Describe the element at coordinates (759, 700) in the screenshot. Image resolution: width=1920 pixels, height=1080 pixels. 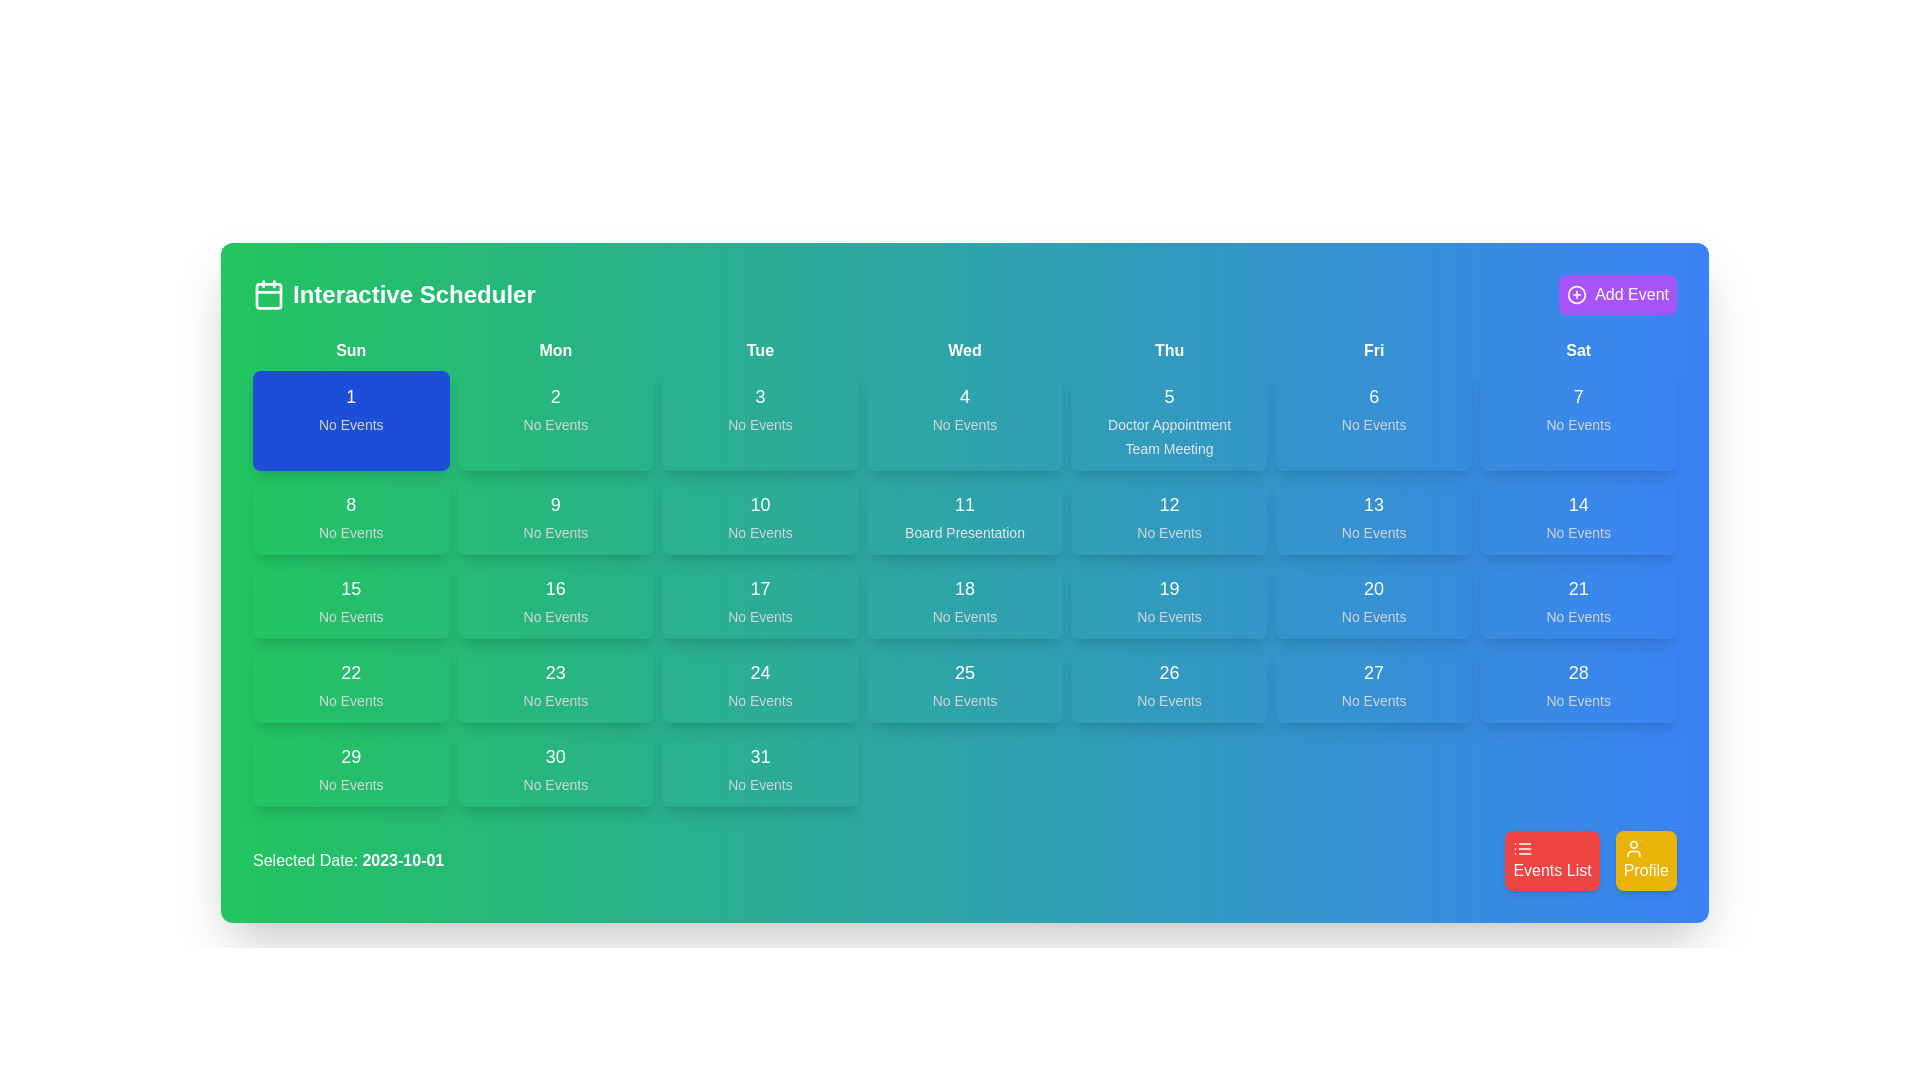
I see `the static text displaying 'No Events' located below the date '24' within a card in the calendar layout` at that location.